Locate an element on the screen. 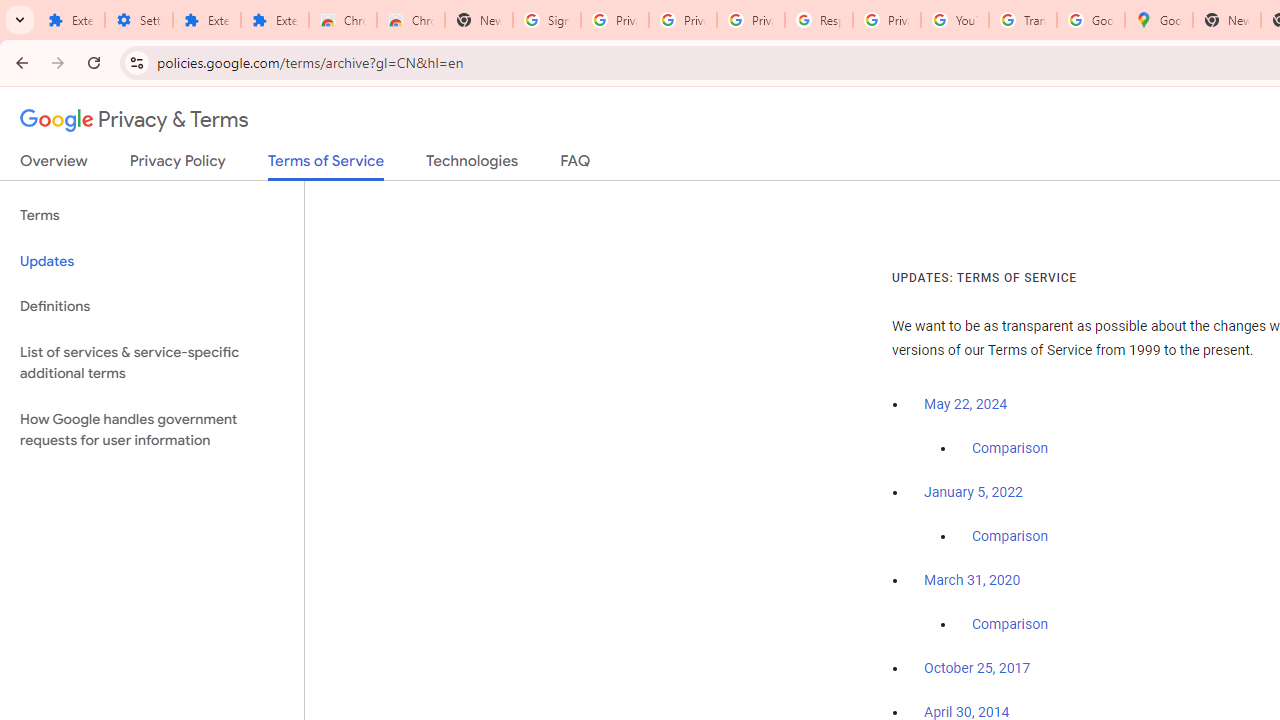 The image size is (1280, 720). 'Extensions' is located at coordinates (273, 20).